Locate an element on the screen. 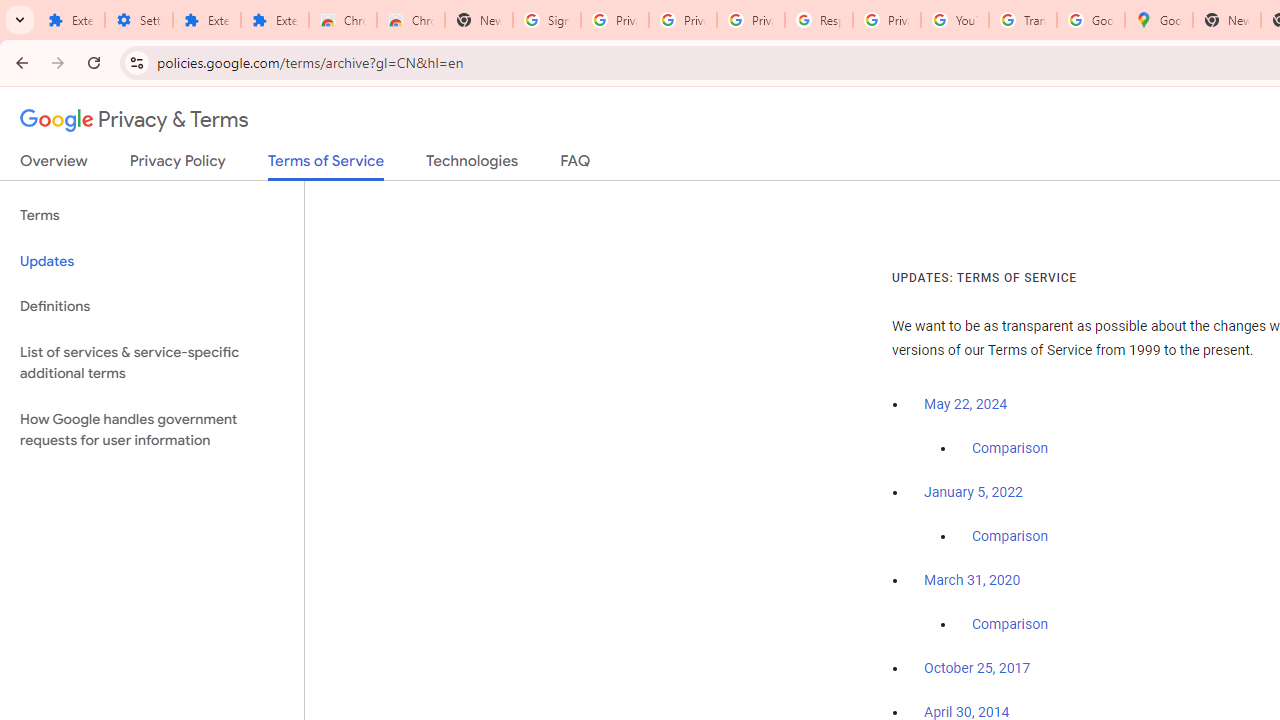 The image size is (1280, 720). 'Extensions' is located at coordinates (273, 20).